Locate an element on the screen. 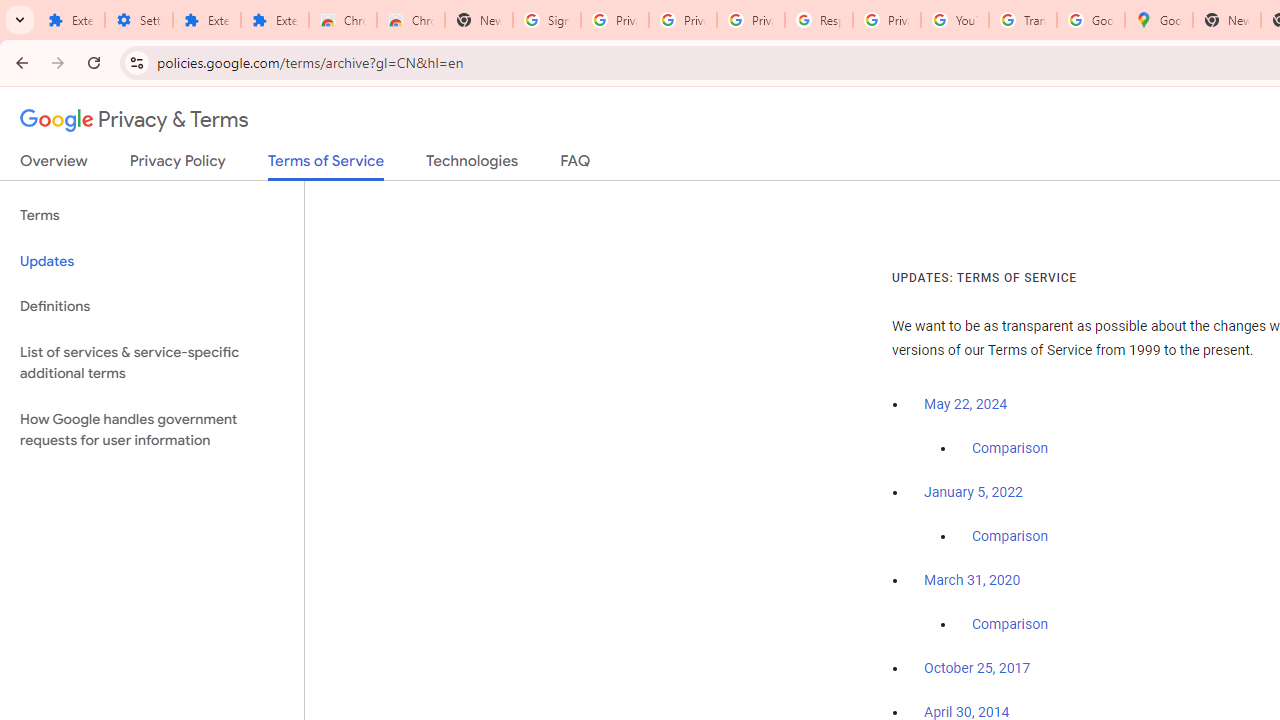 The image size is (1280, 720). 'Extensions' is located at coordinates (273, 20).